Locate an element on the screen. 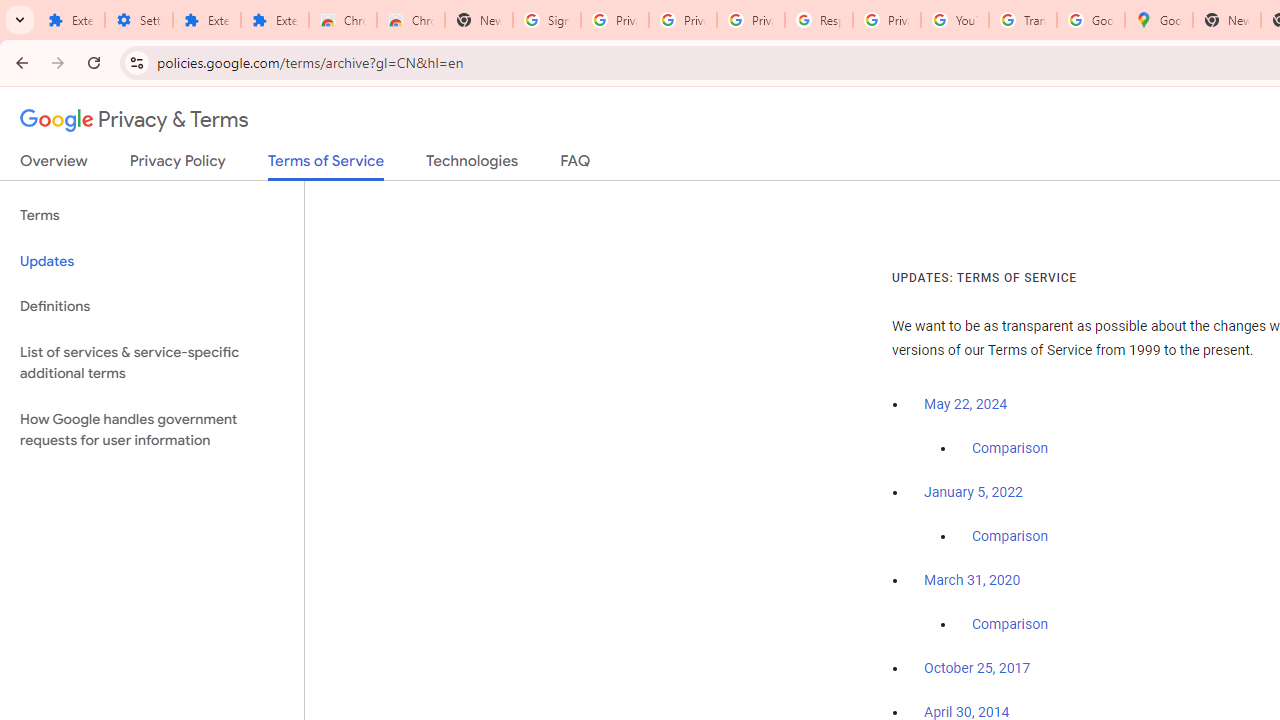 The image size is (1280, 720). 'Extensions' is located at coordinates (273, 20).